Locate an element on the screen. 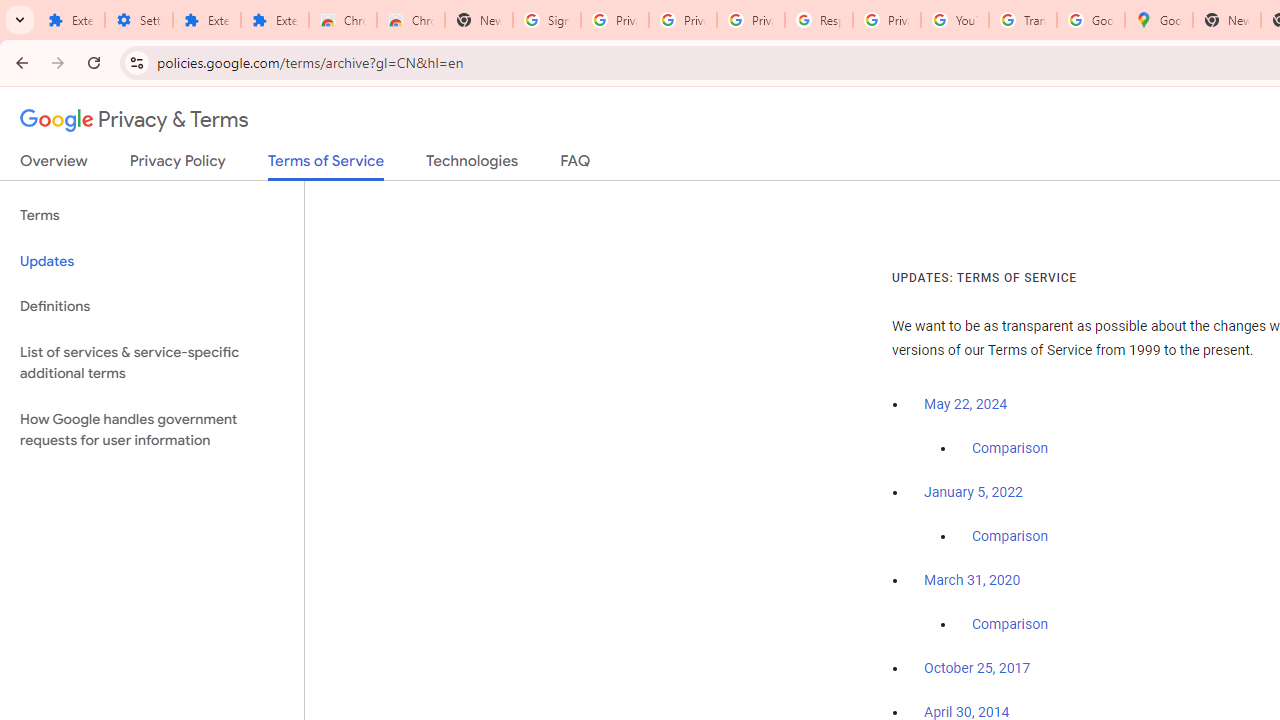 The image size is (1280, 720). 'Extensions' is located at coordinates (273, 20).